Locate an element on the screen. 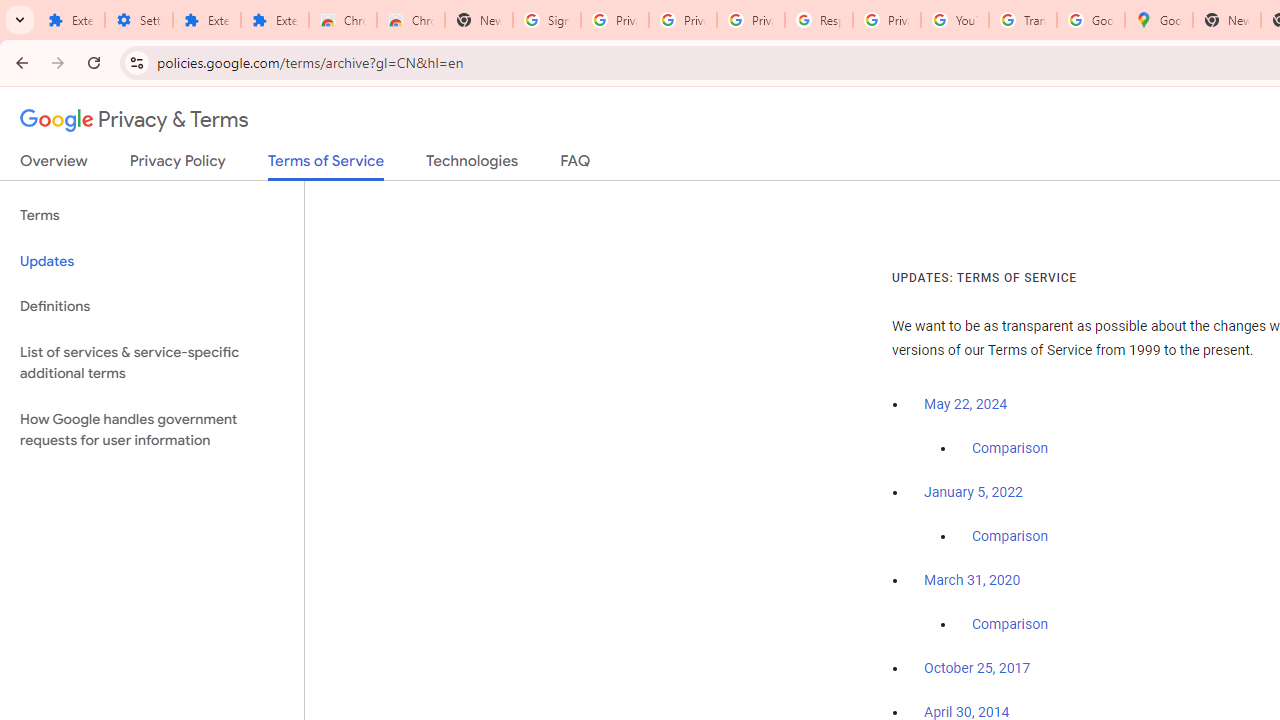 The image size is (1280, 720). 'Extensions' is located at coordinates (273, 20).